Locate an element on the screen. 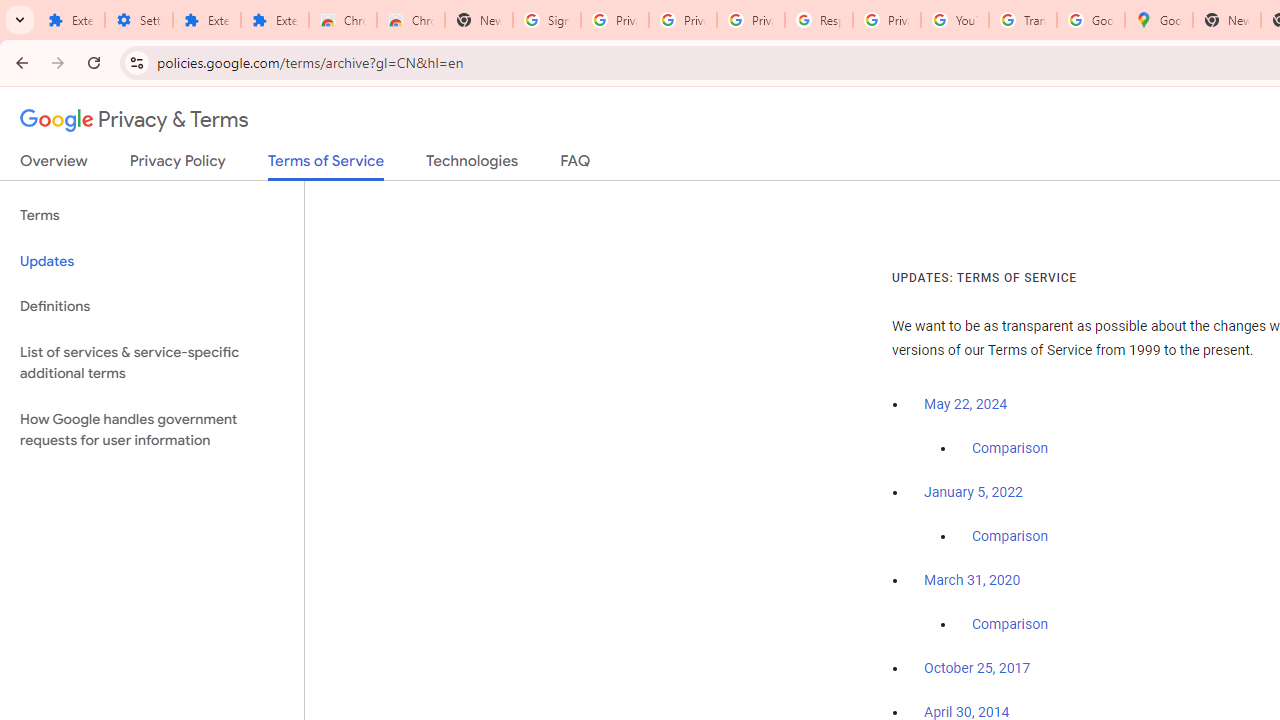 The image size is (1280, 720). 'Extensions' is located at coordinates (273, 20).